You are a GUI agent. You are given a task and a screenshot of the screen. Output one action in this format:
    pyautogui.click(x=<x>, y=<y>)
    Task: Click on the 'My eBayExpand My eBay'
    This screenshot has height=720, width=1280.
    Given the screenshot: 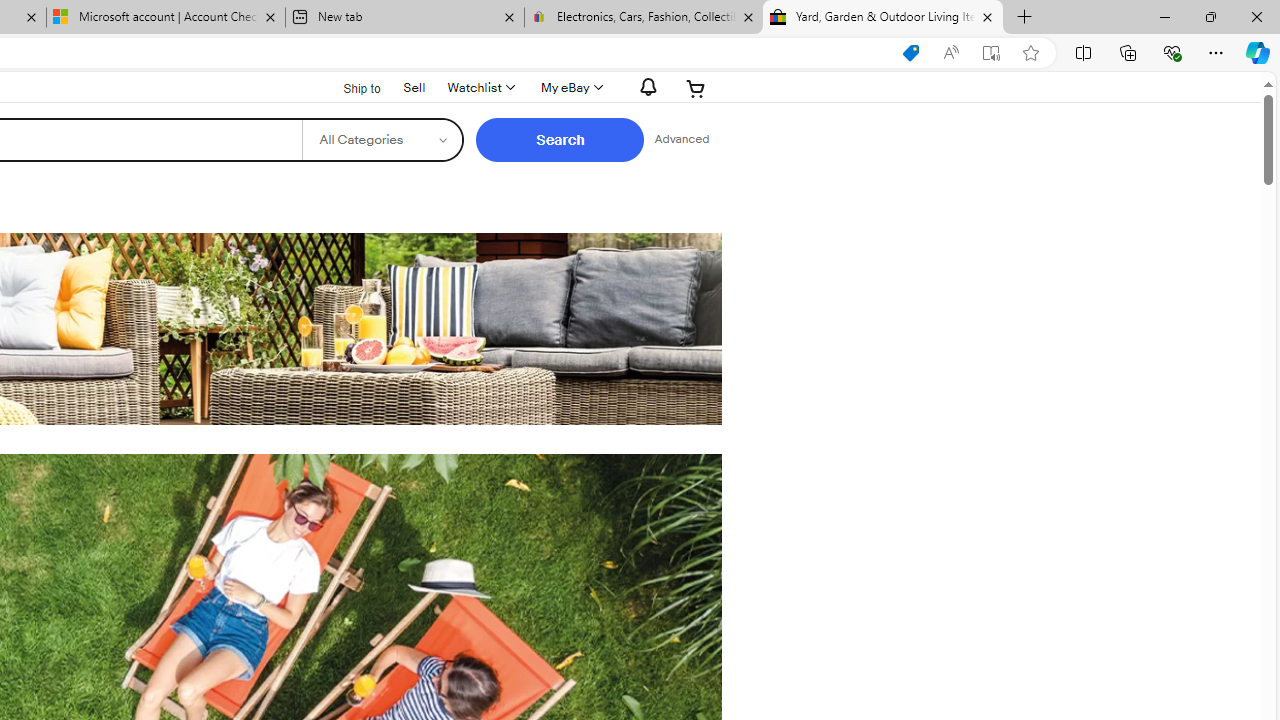 What is the action you would take?
    pyautogui.click(x=569, y=87)
    